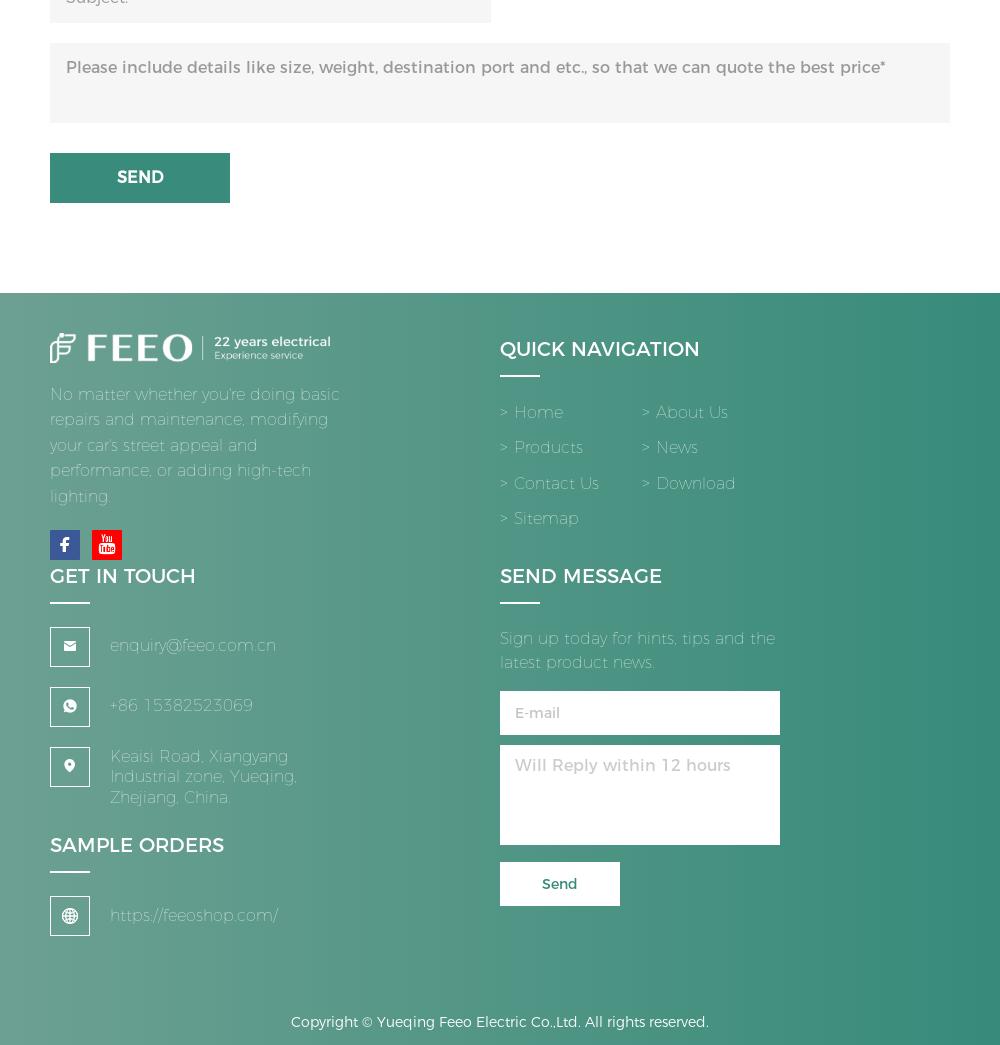  Describe the element at coordinates (500, 659) in the screenshot. I see `'Sign up today for hints, tips and the latest product news.'` at that location.